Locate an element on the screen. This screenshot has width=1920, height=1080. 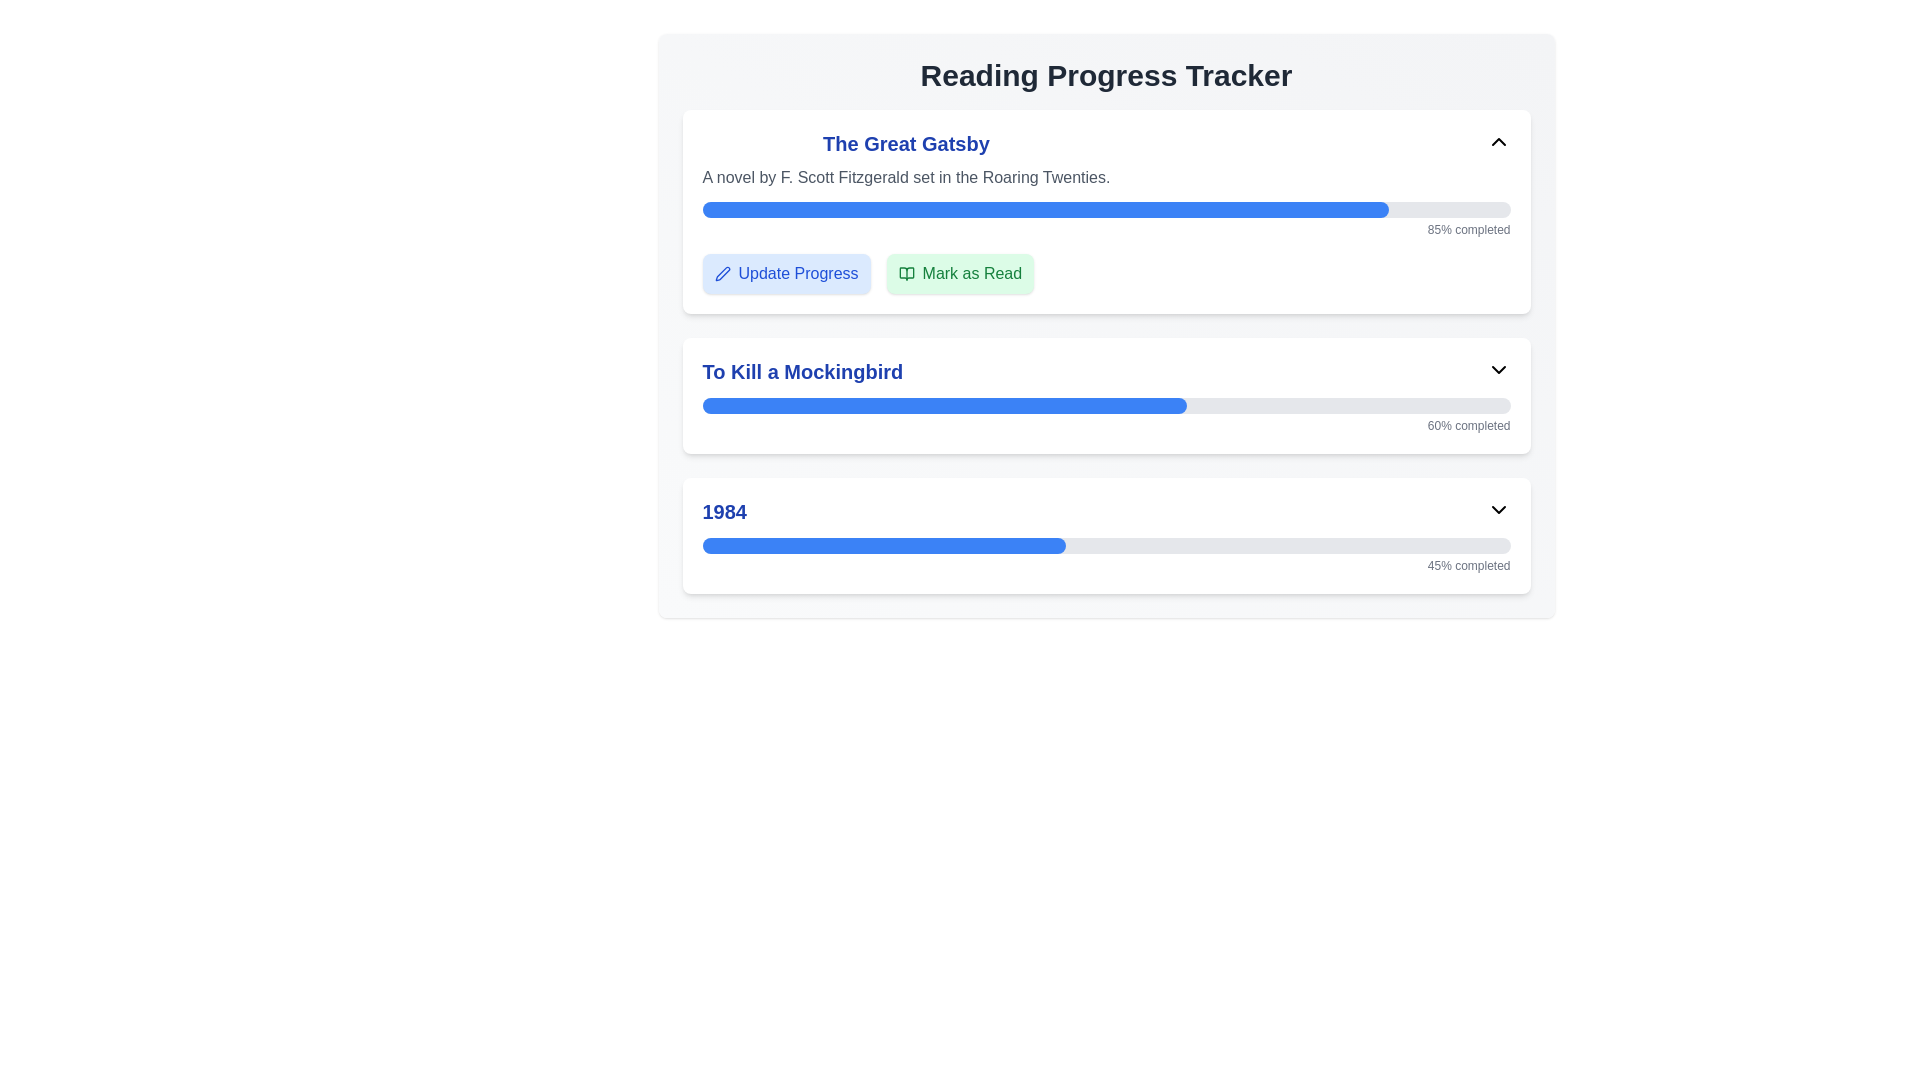
the text label for the book entry in the reading tracker interface, located beneath 'To Kill a Mockingbird' and adjacent to the progress bar is located at coordinates (723, 511).